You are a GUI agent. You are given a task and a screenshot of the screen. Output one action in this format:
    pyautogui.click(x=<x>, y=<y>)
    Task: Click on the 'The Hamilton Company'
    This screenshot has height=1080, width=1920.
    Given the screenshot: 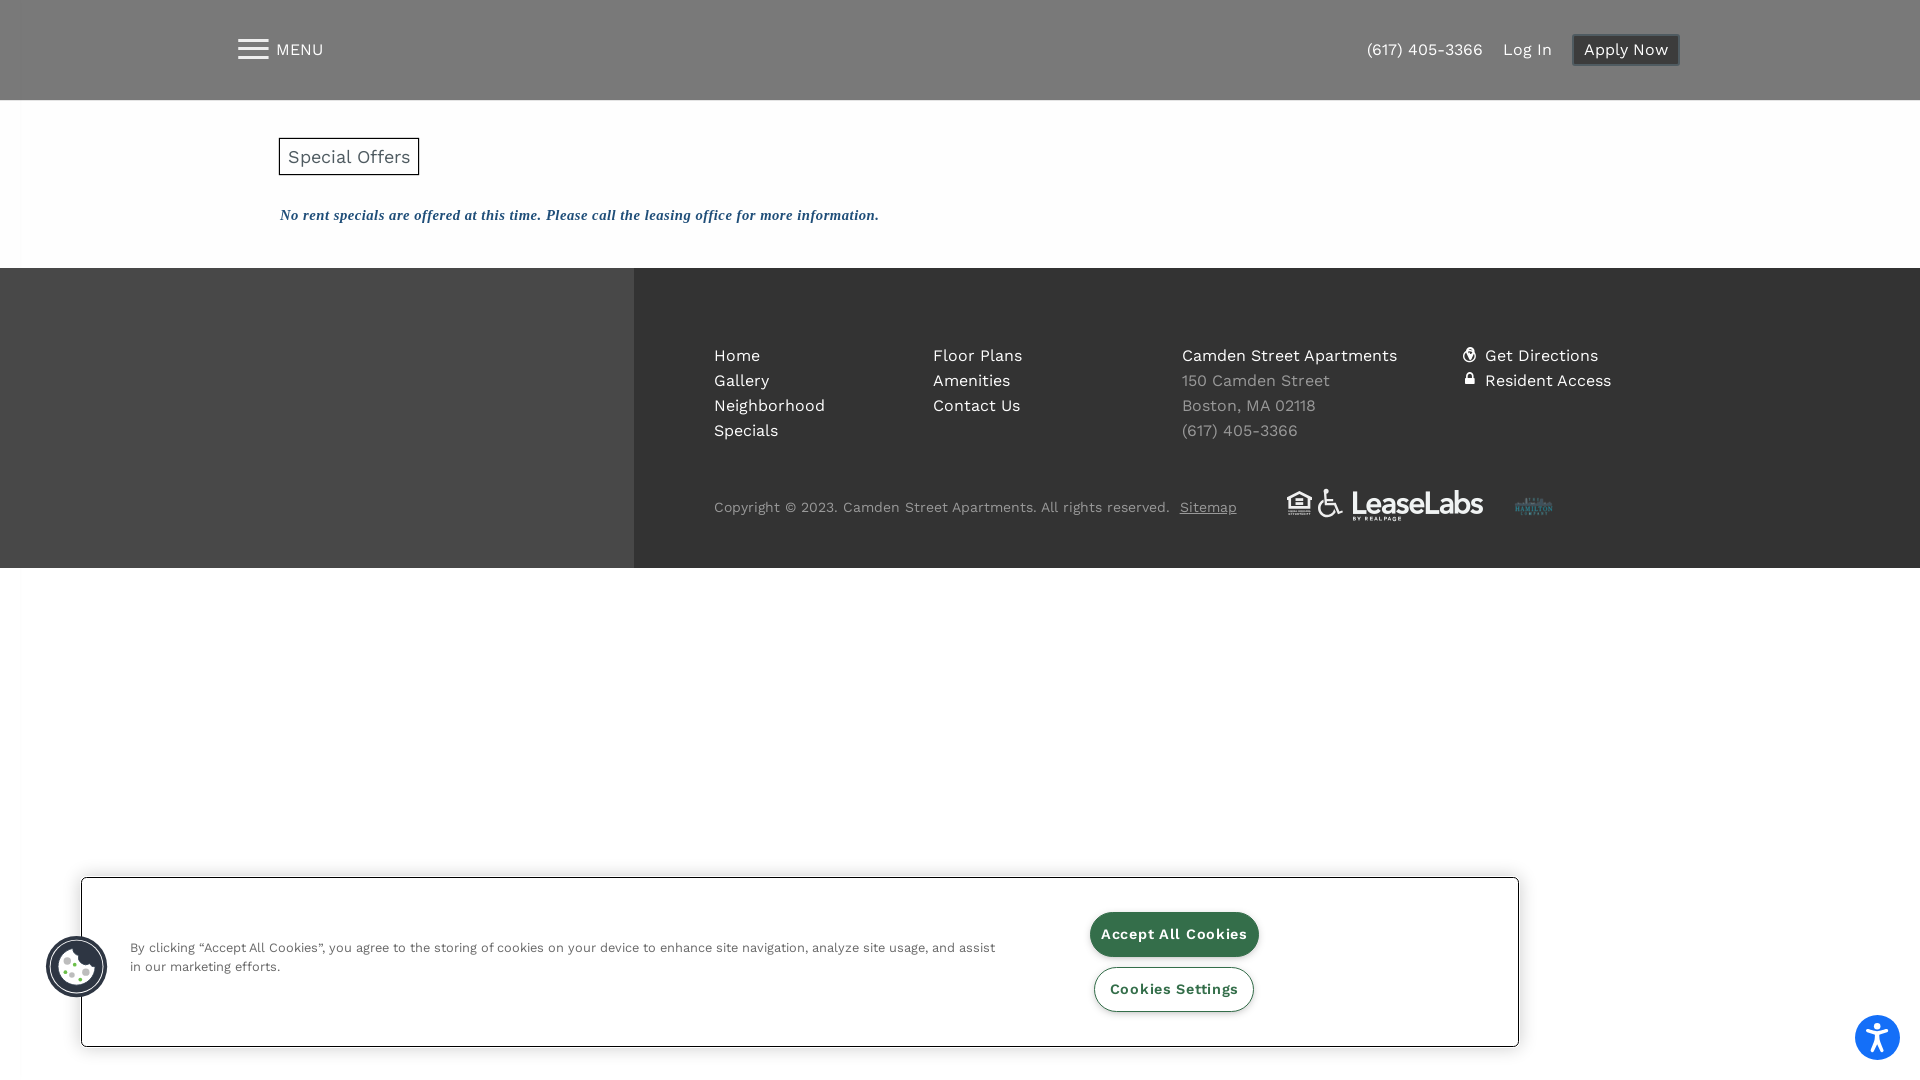 What is the action you would take?
    pyautogui.click(x=1533, y=504)
    